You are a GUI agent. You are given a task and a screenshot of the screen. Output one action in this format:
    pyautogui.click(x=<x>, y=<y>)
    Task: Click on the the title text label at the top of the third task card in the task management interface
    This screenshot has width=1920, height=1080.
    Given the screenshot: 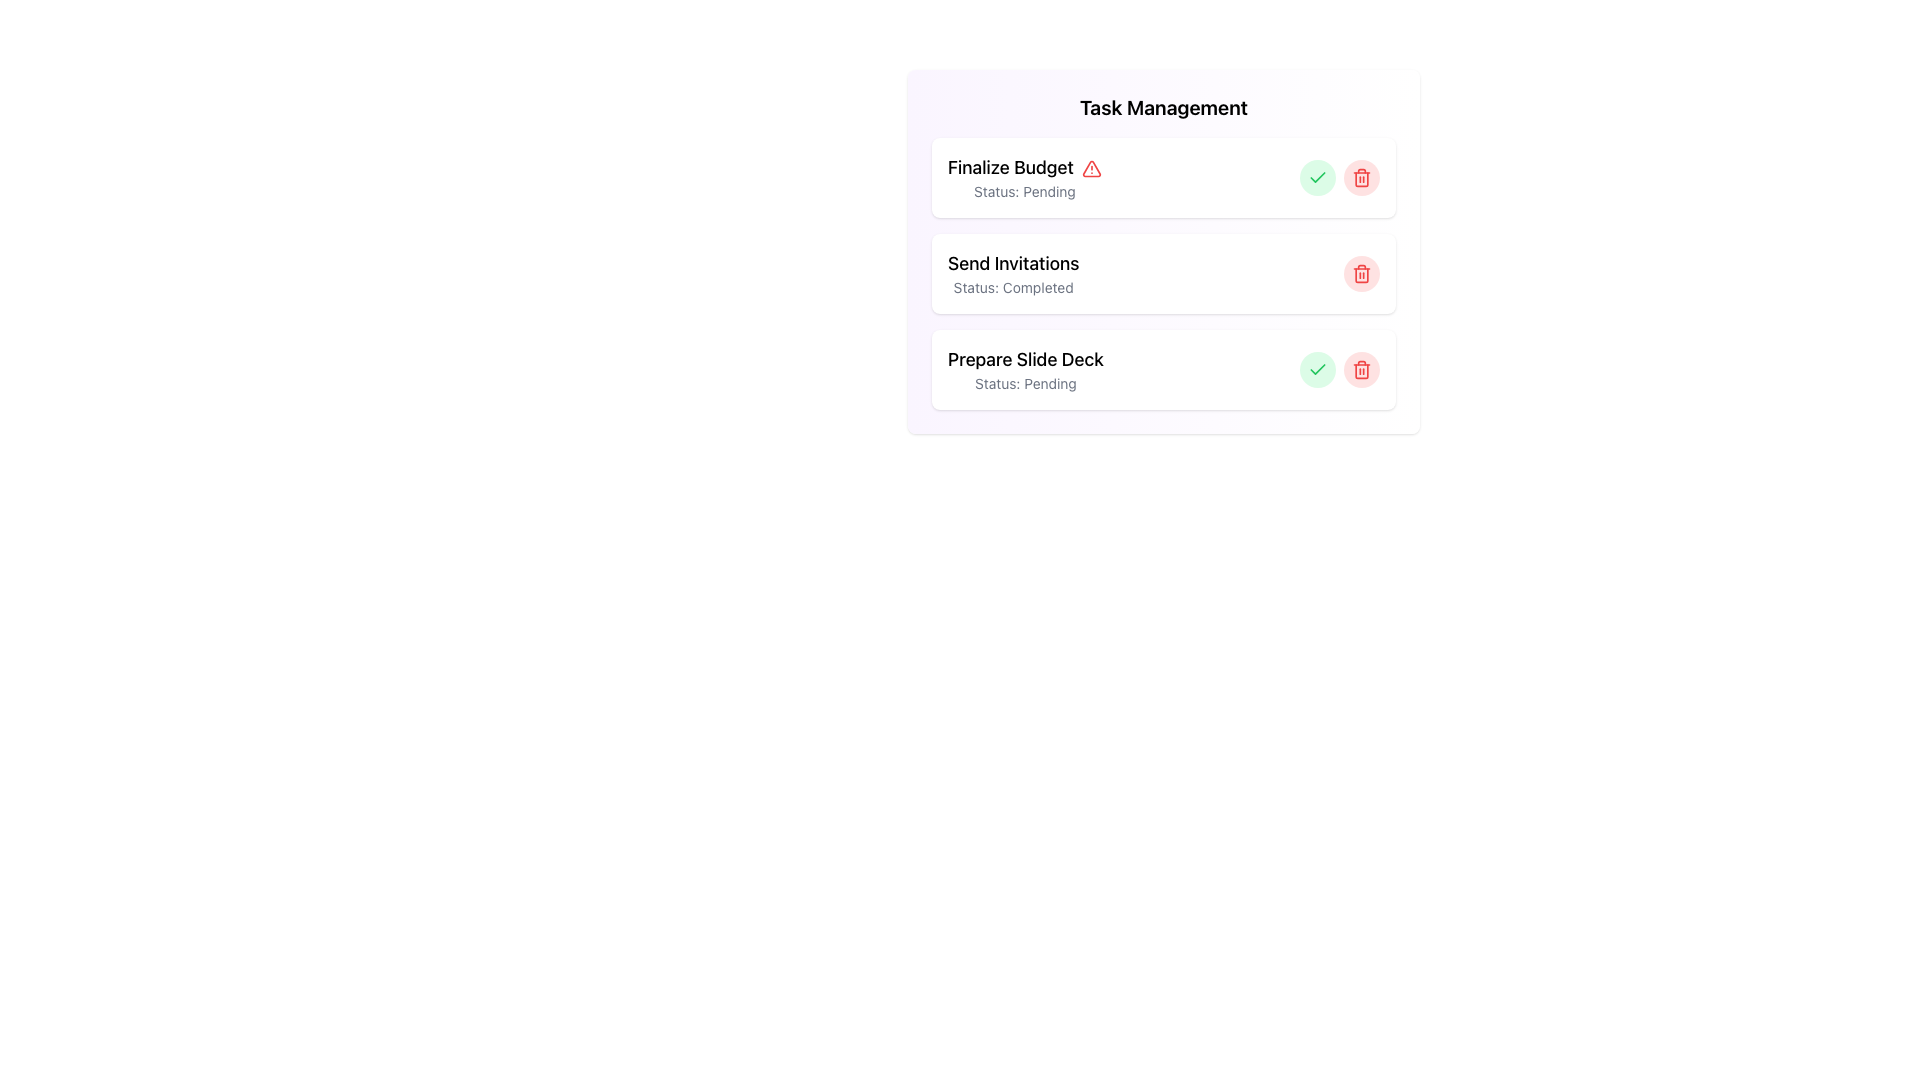 What is the action you would take?
    pyautogui.click(x=1025, y=358)
    